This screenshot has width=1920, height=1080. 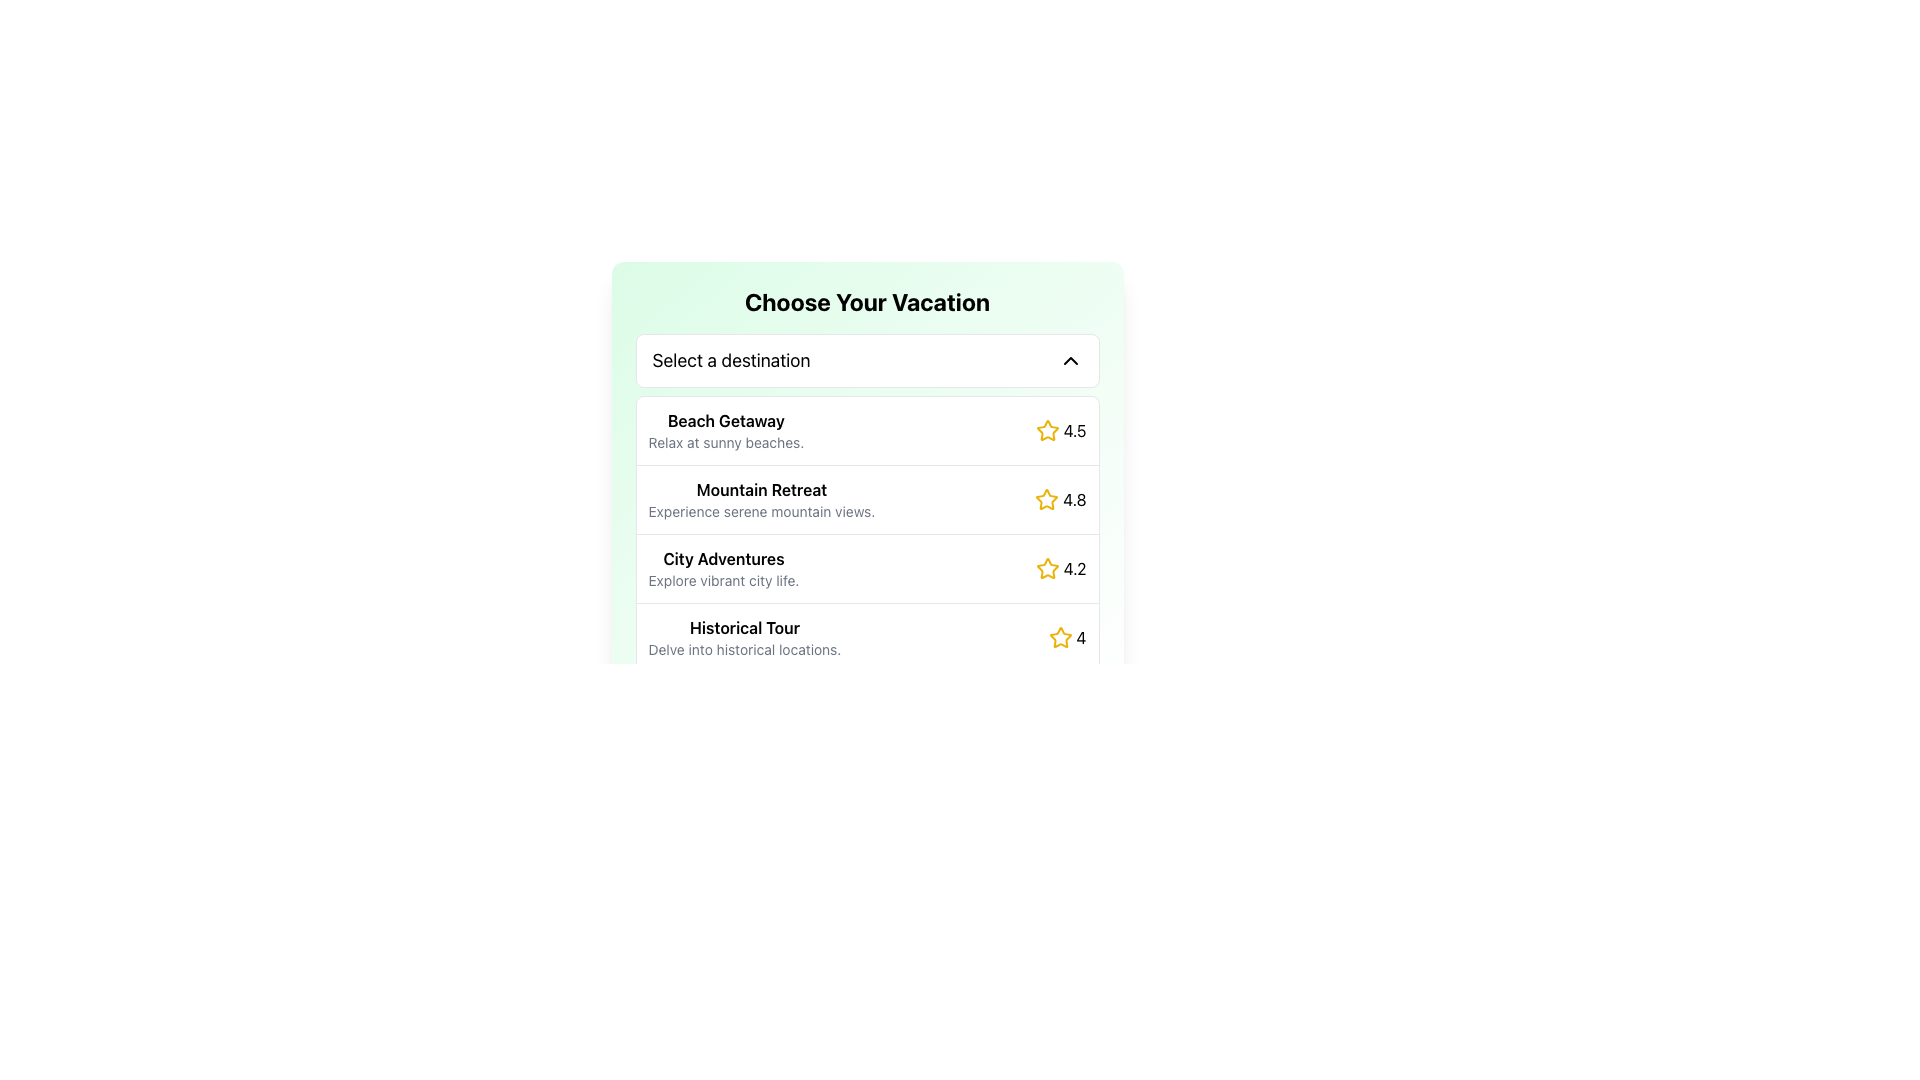 What do you see at coordinates (725, 430) in the screenshot?
I see `the List item titled 'Beach Getaway' with the subtitle 'Relax at sunny beaches.'` at bounding box center [725, 430].